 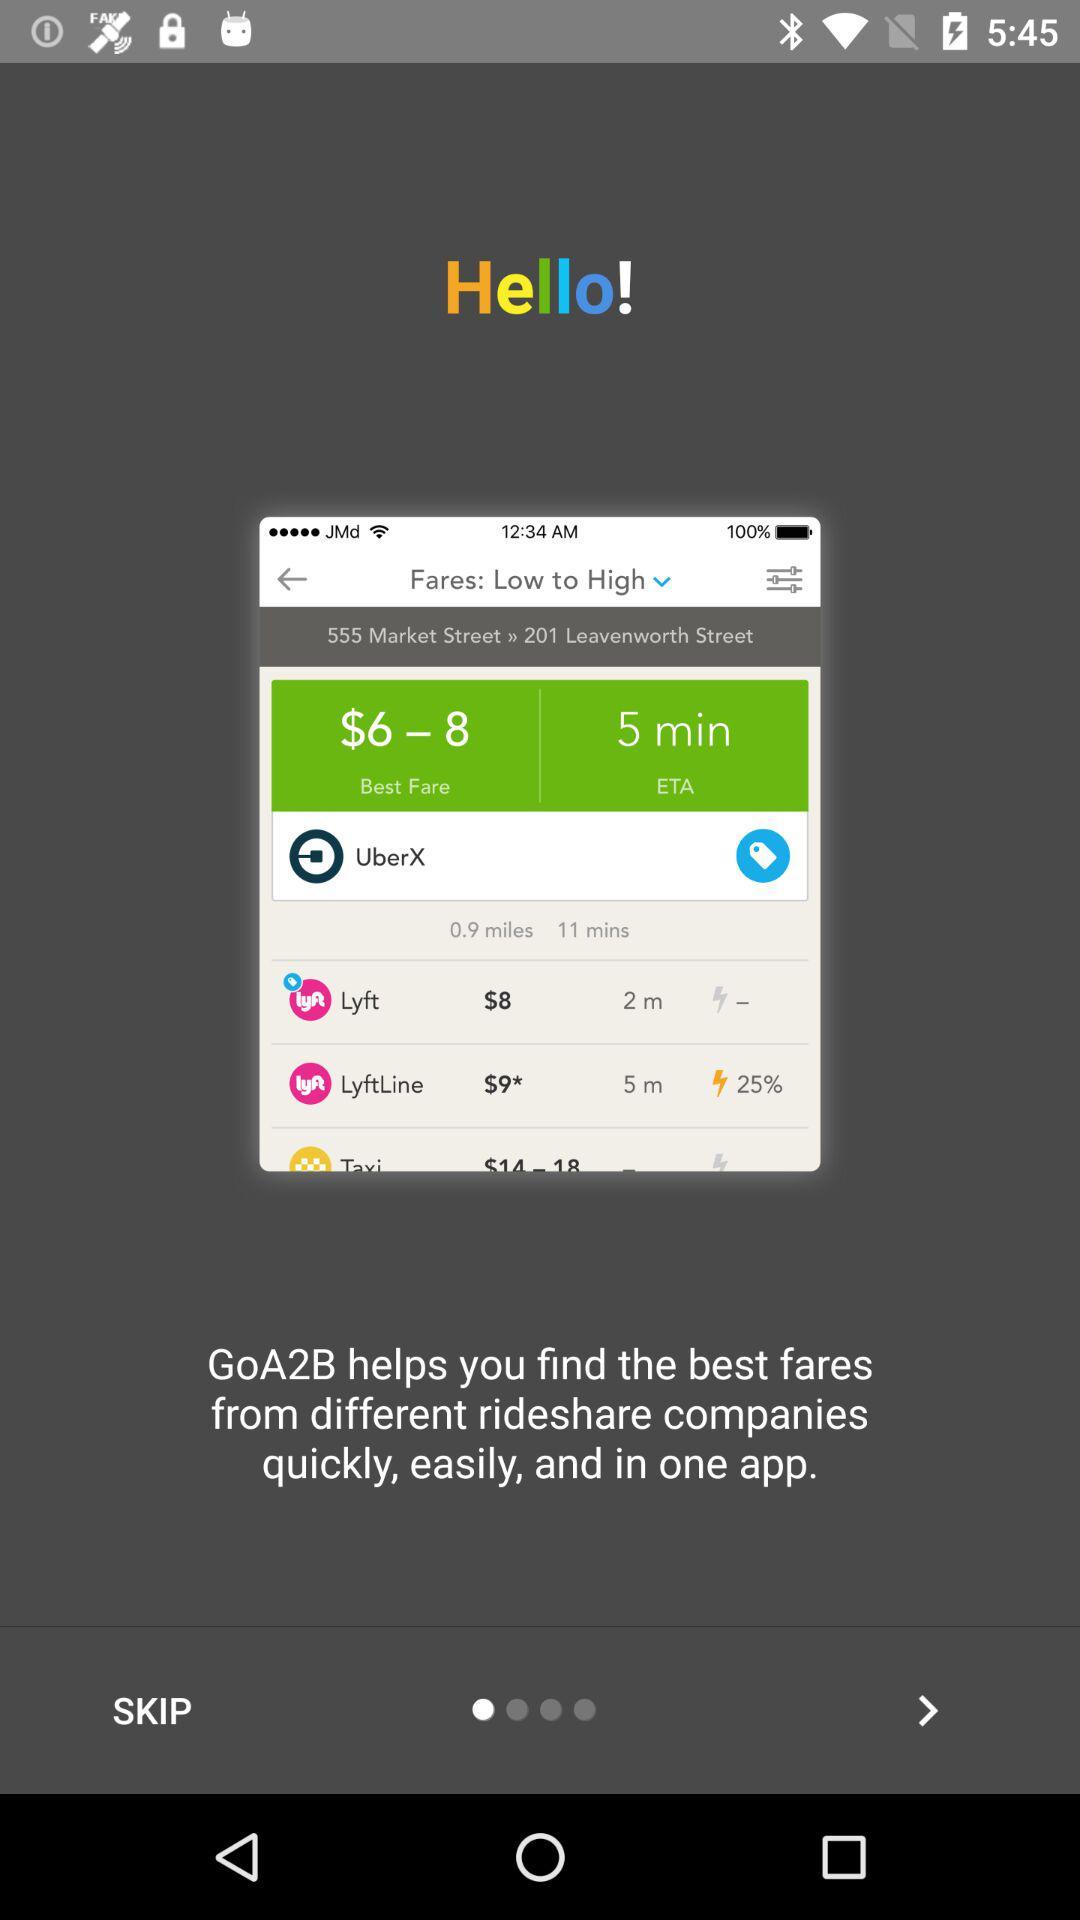 What do you see at coordinates (151, 1709) in the screenshot?
I see `the item below goa2b helps you` at bounding box center [151, 1709].